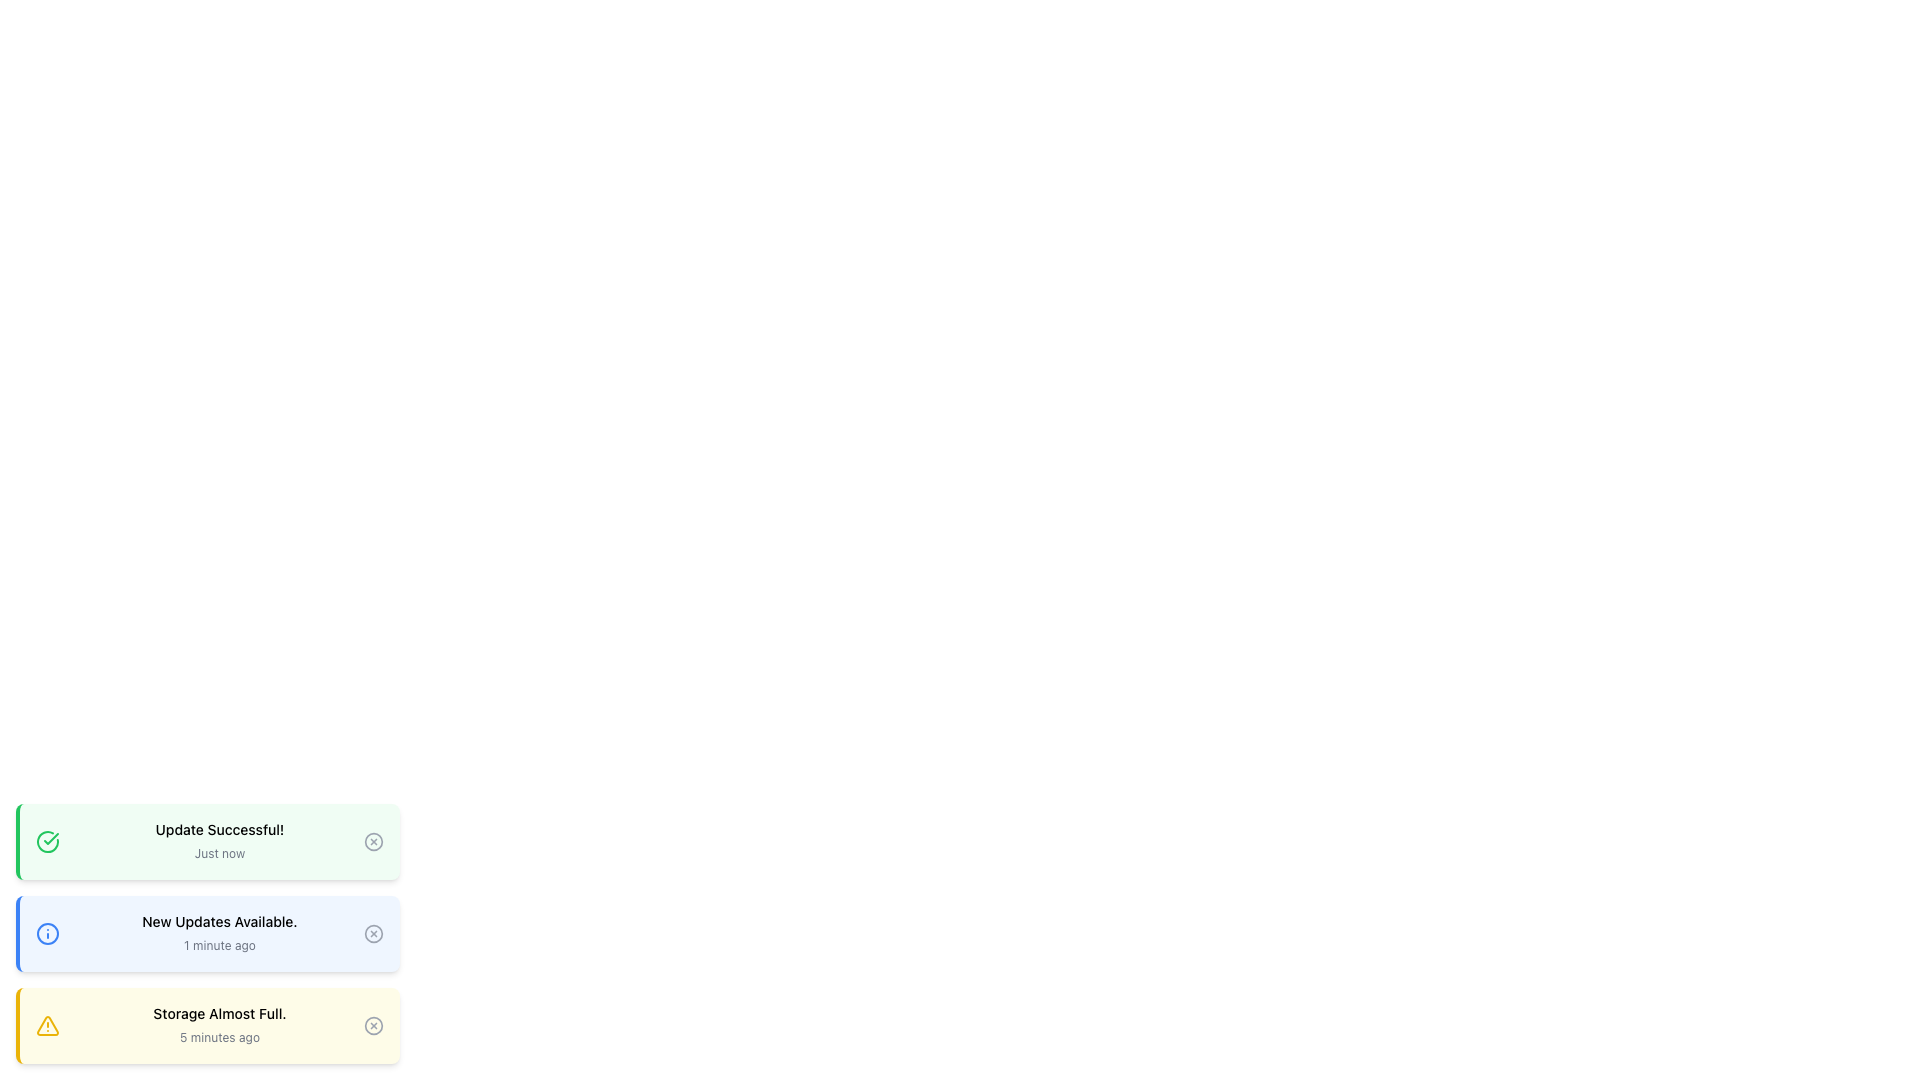 Image resolution: width=1920 pixels, height=1080 pixels. I want to click on the circular outline of the information icon element, so click(48, 933).